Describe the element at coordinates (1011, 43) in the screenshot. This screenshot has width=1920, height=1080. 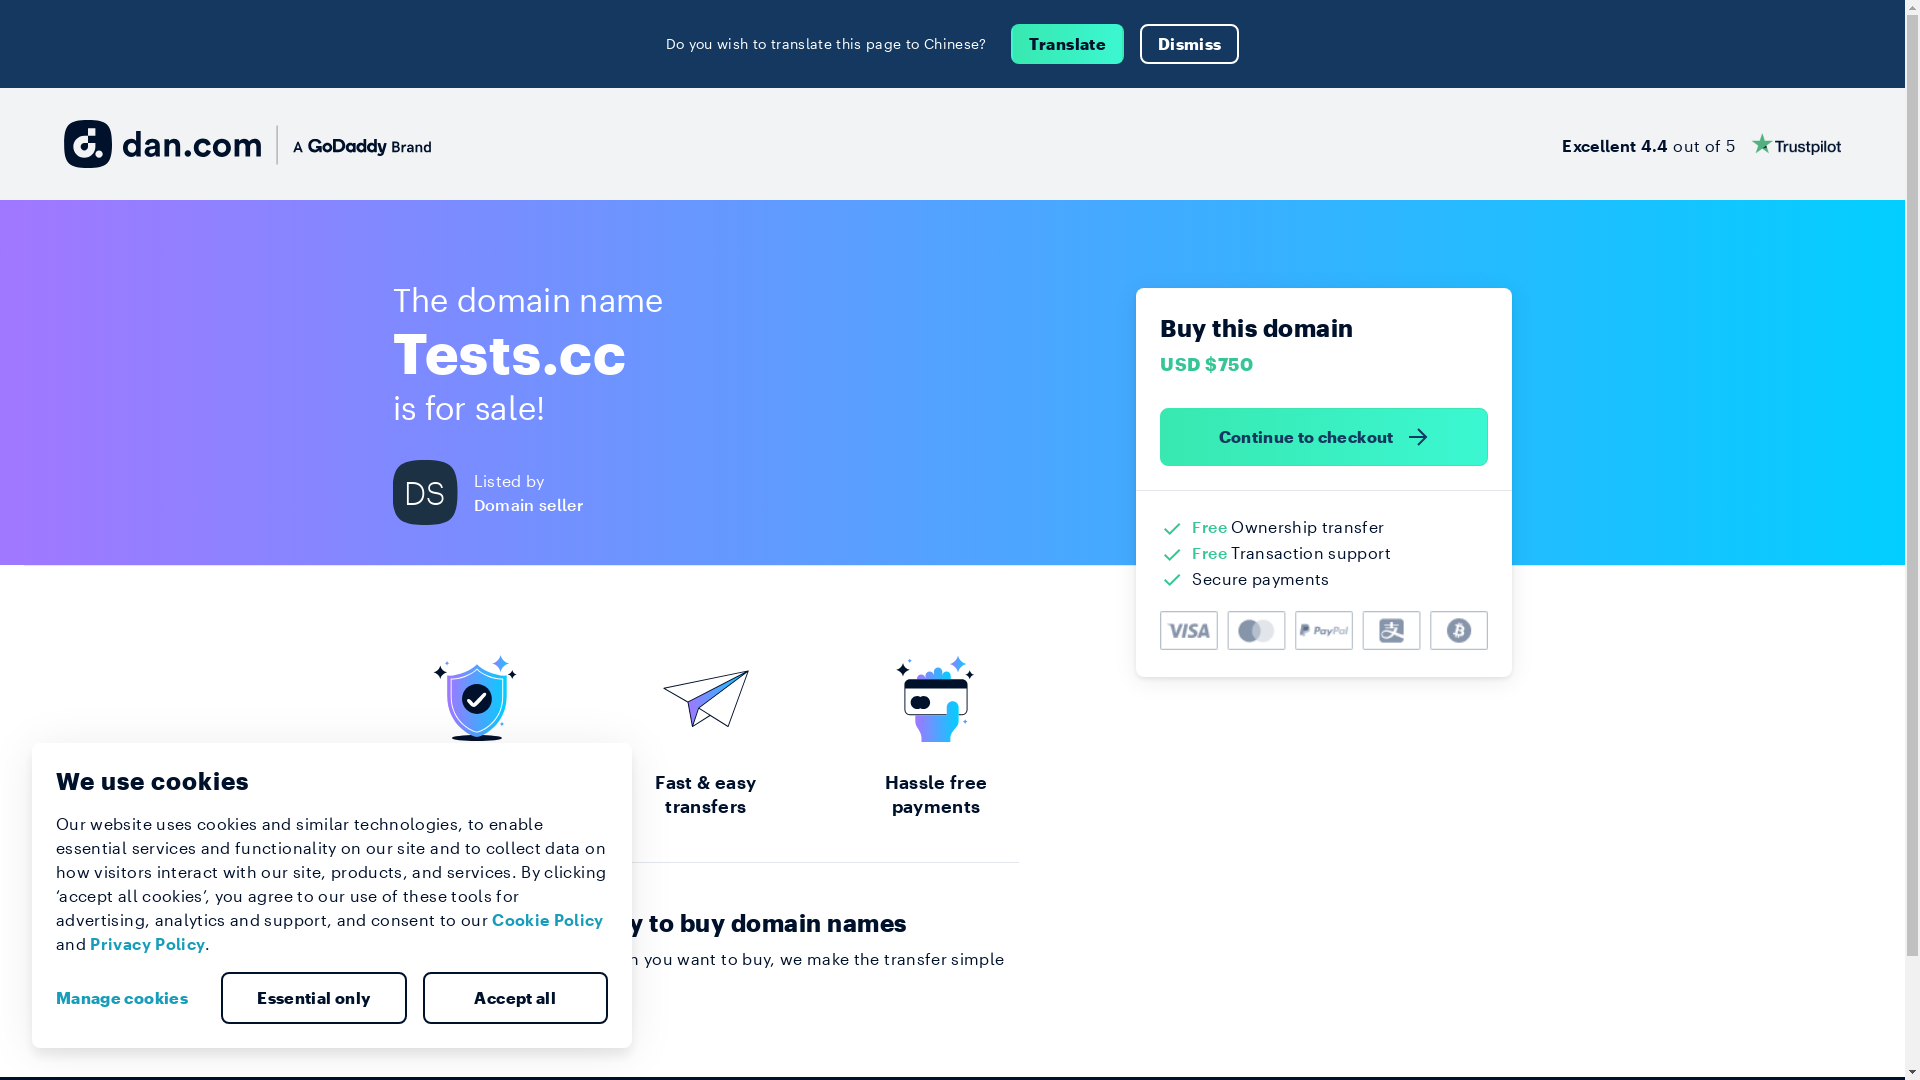
I see `'Translate'` at that location.